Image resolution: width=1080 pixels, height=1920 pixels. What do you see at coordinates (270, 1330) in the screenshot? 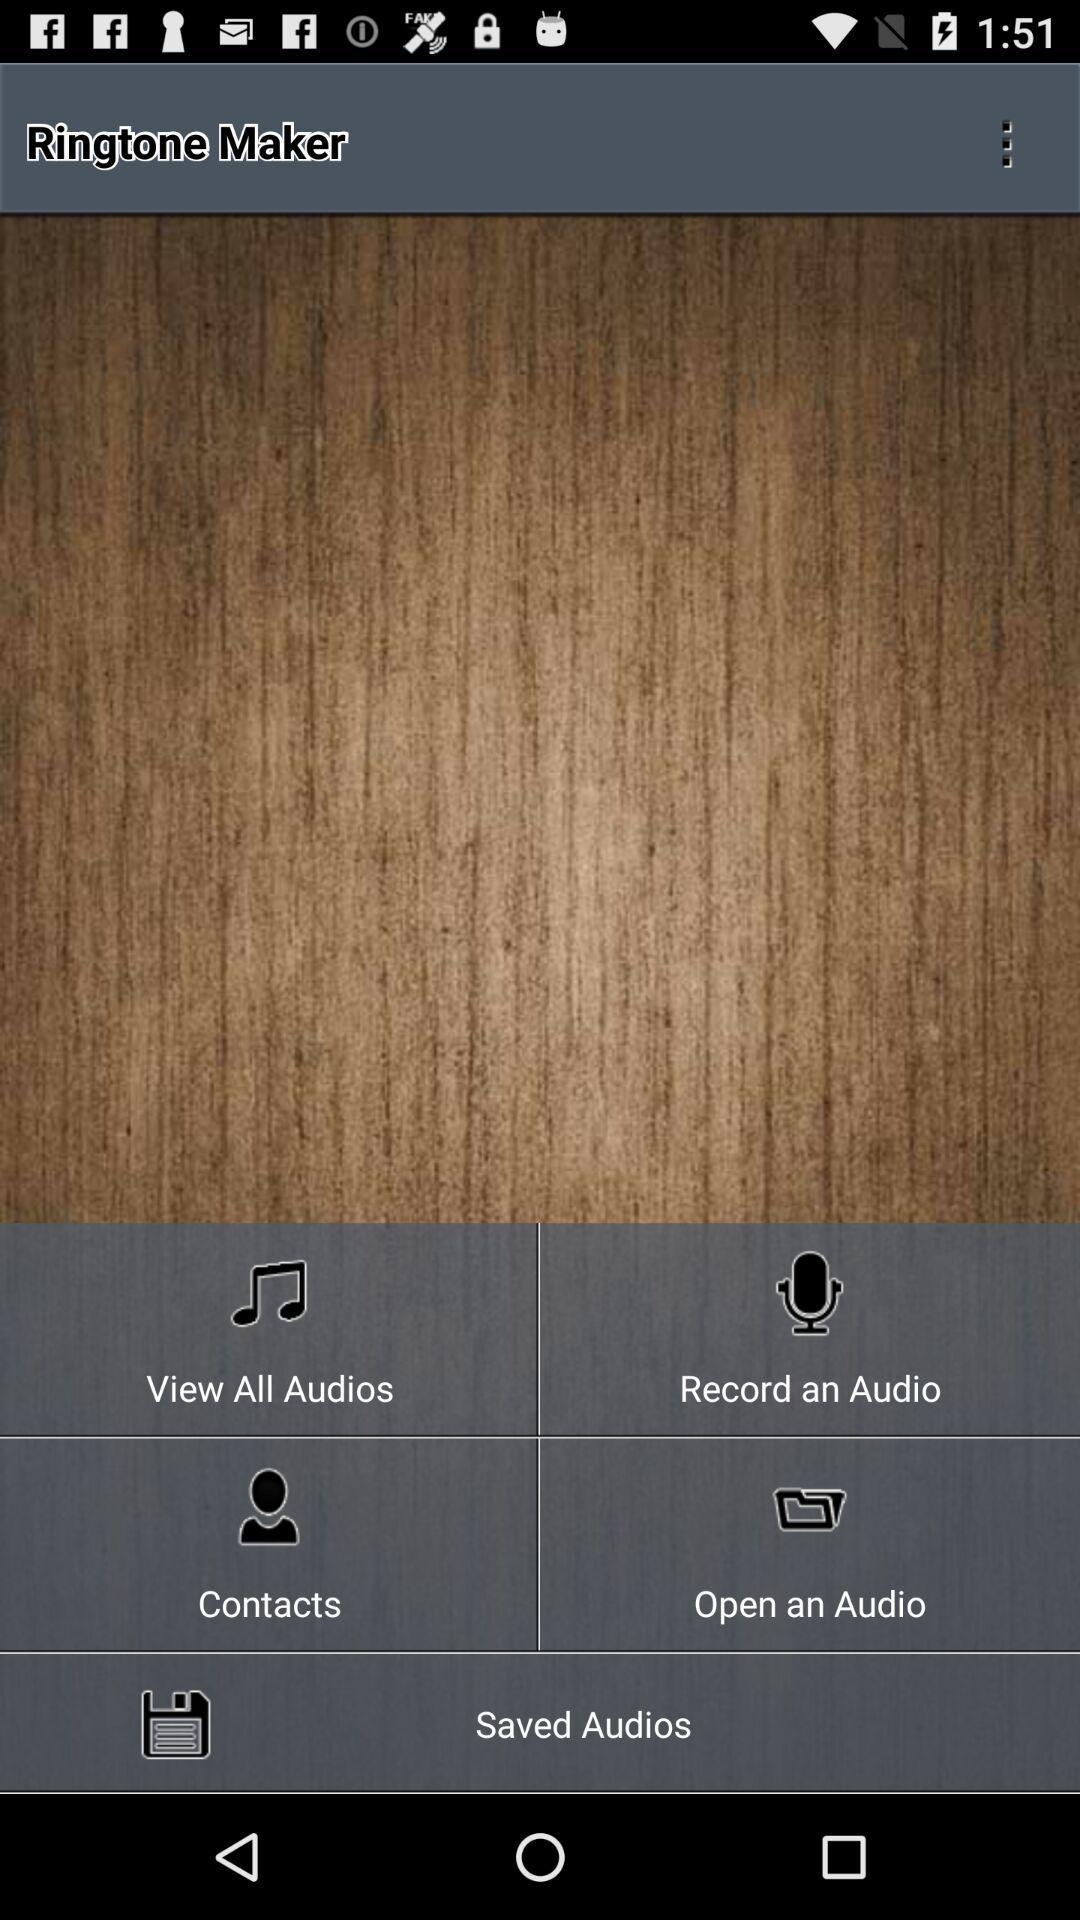
I see `the icon to the left of record an audio button` at bounding box center [270, 1330].